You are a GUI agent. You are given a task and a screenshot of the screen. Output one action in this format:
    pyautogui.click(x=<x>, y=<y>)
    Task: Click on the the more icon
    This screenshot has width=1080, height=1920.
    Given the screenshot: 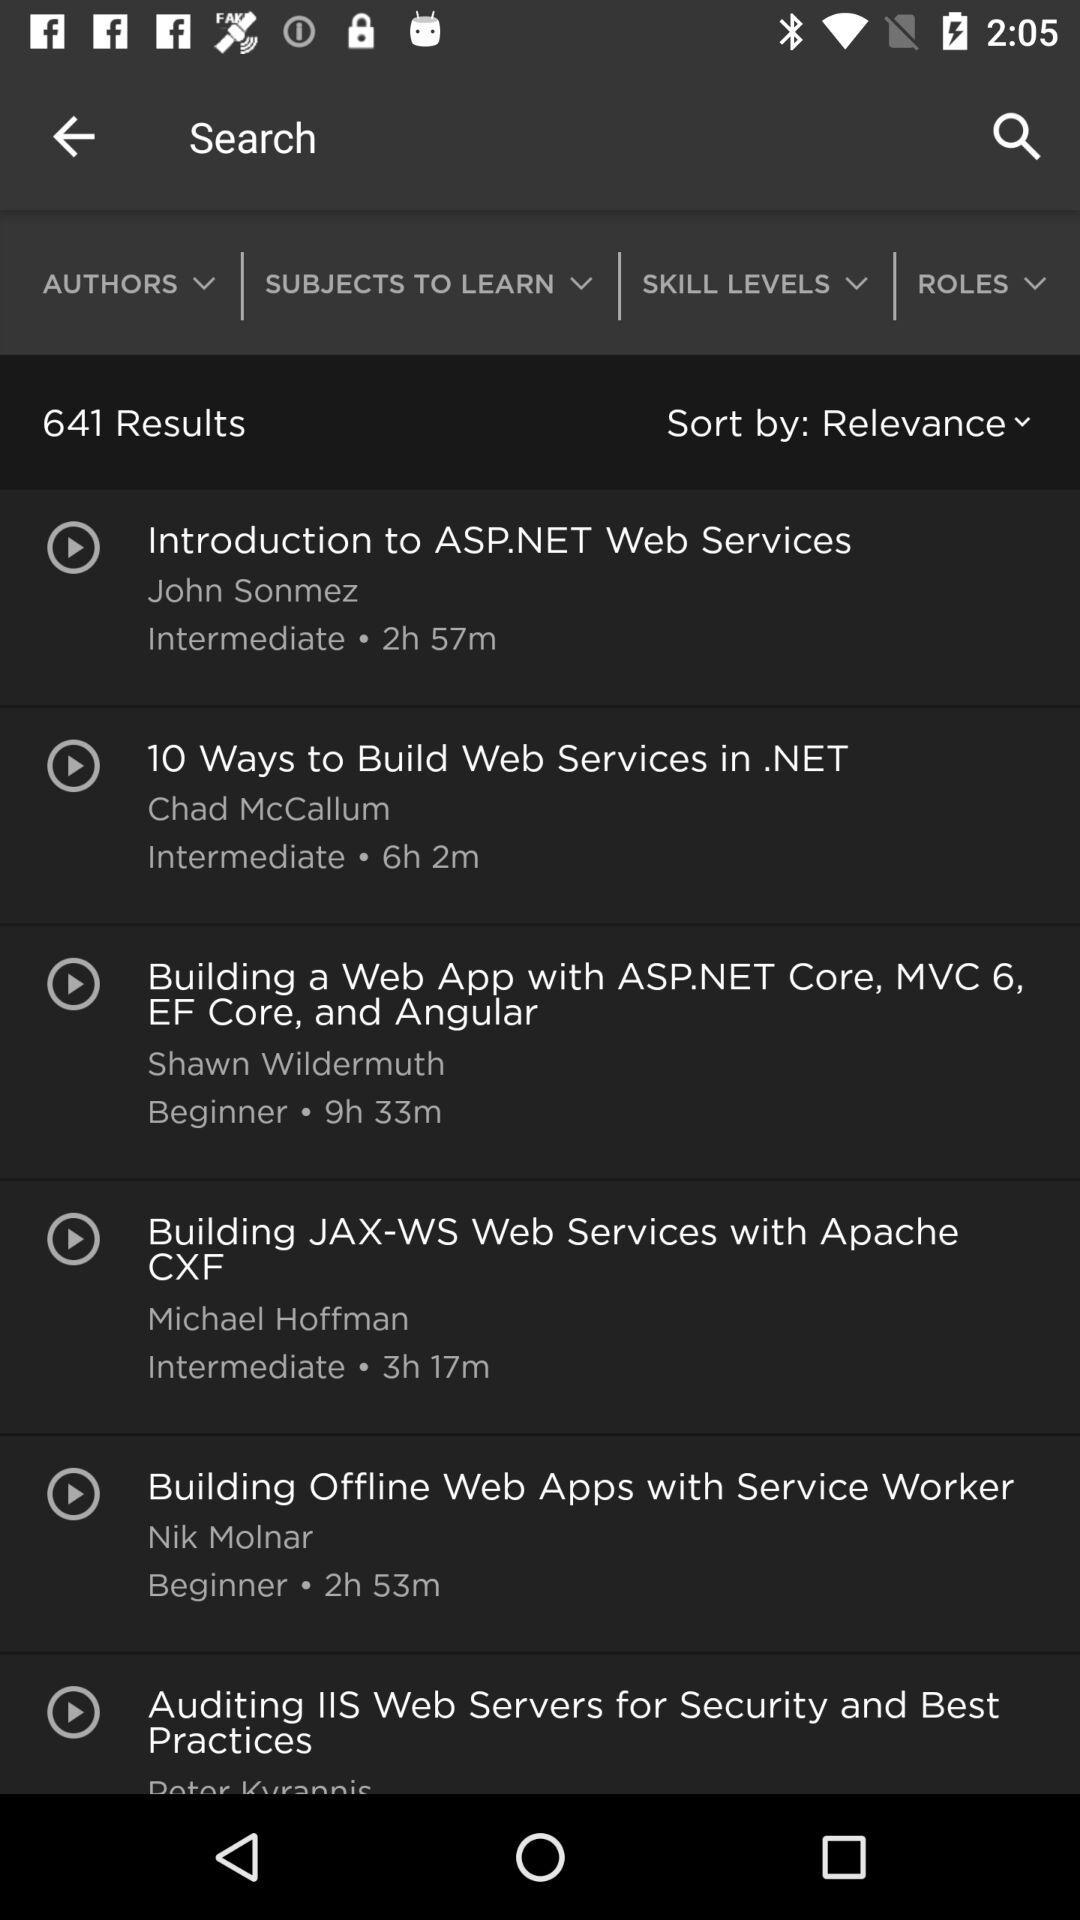 What is the action you would take?
    pyautogui.click(x=130, y=282)
    